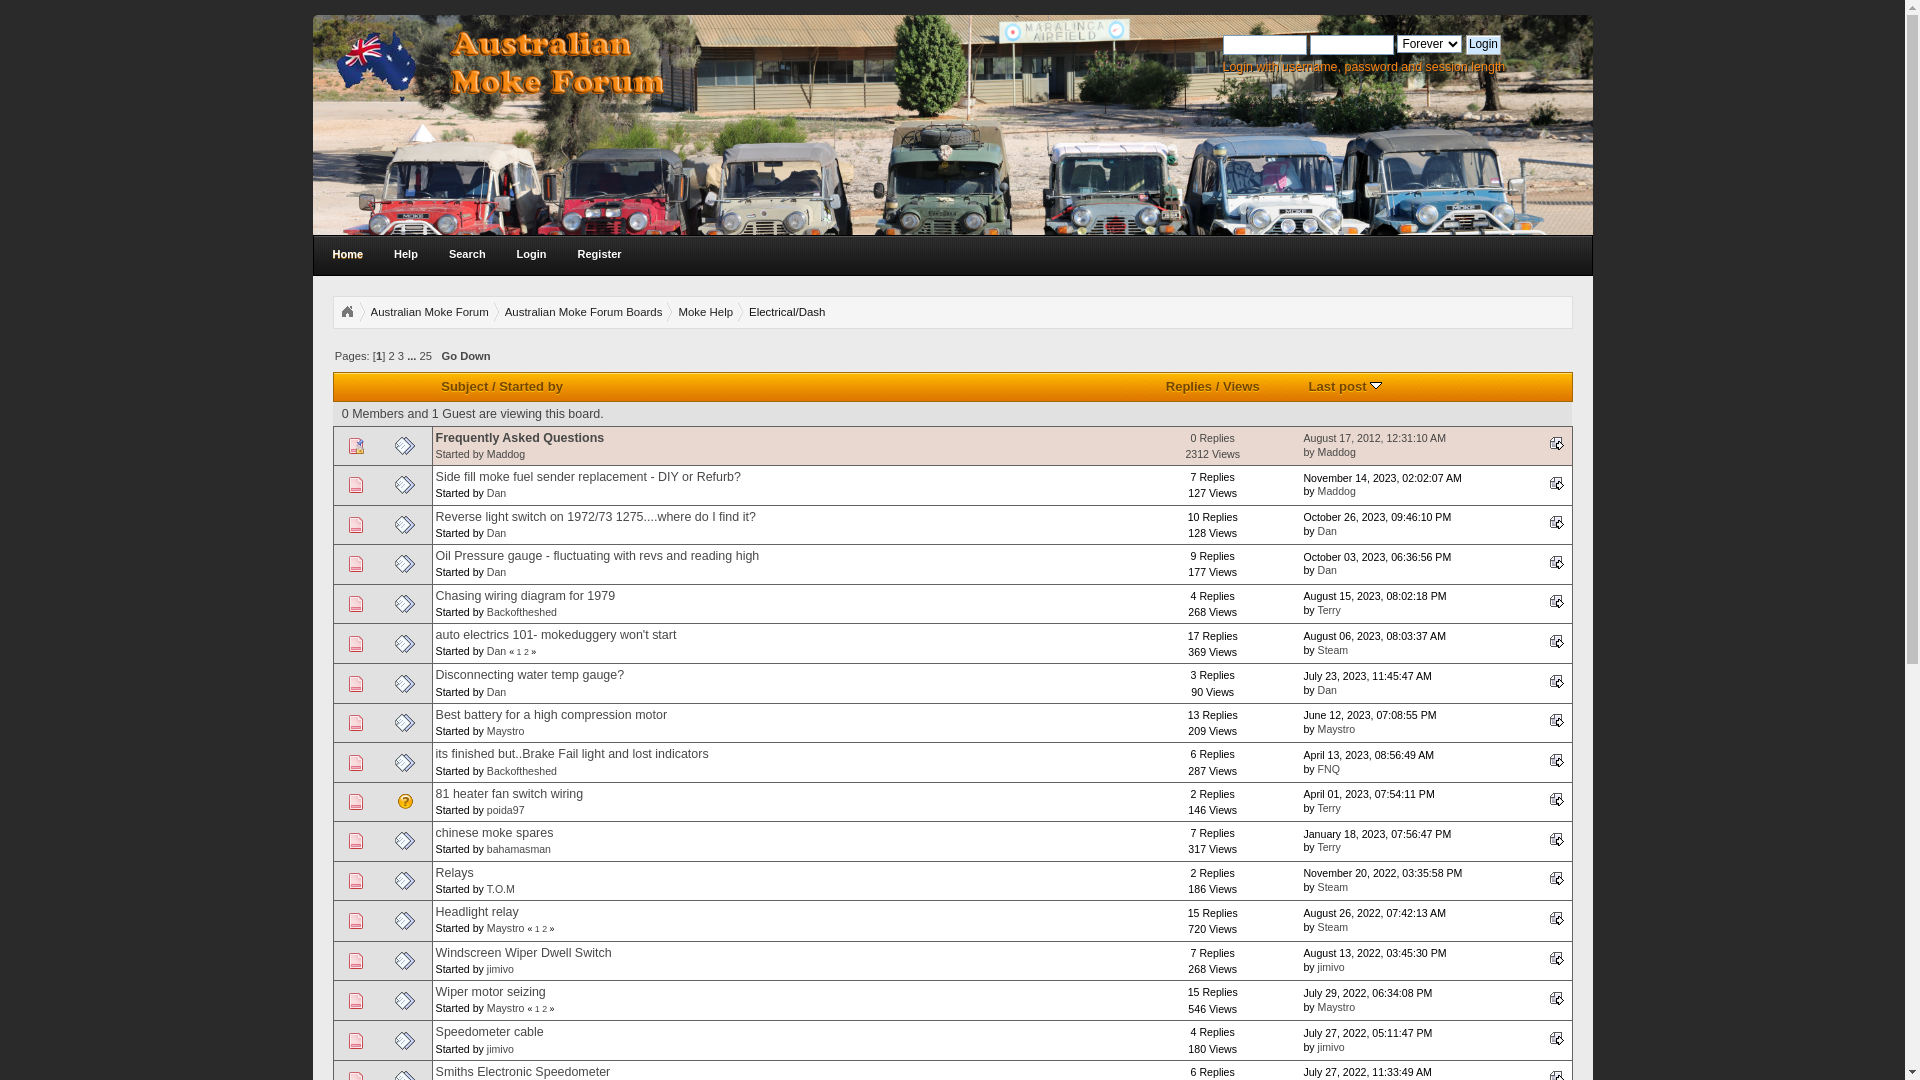  I want to click on 'Help', so click(382, 253).